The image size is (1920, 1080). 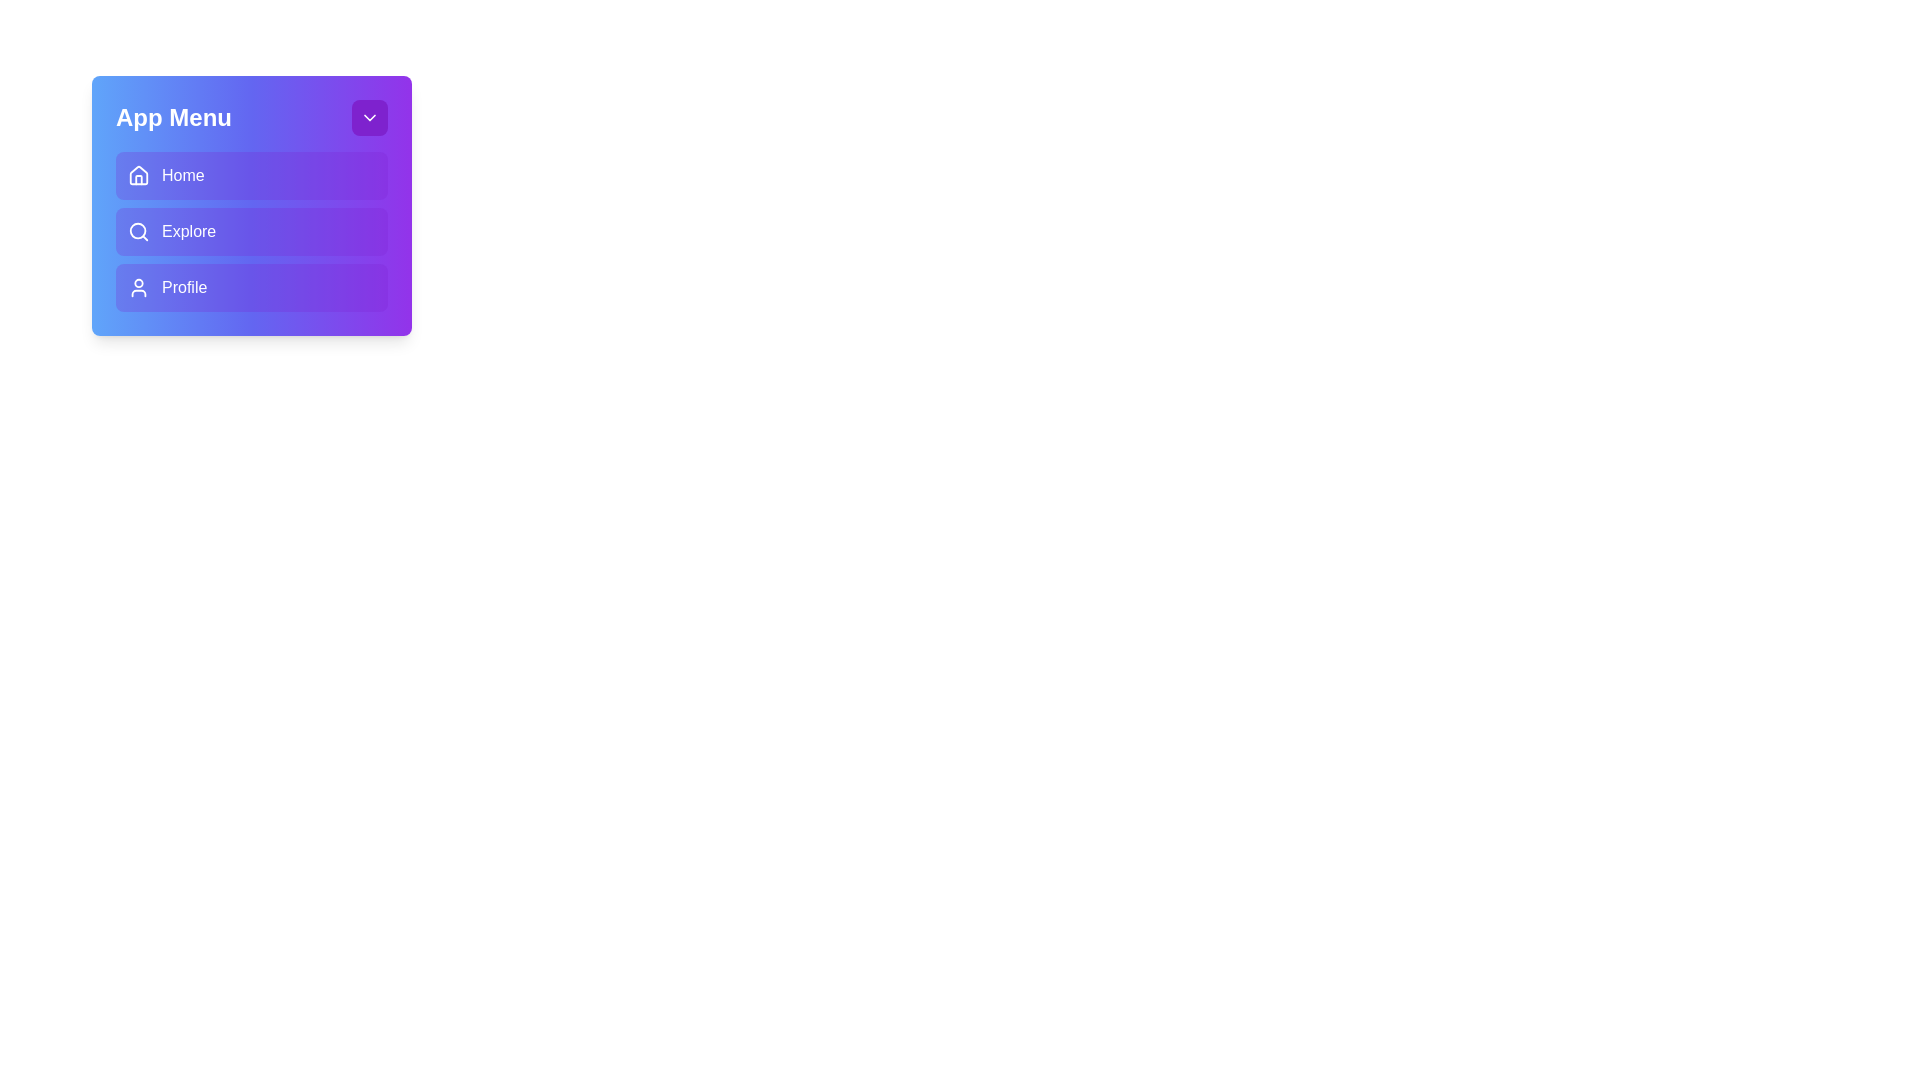 I want to click on the text label of the navigation menu item that directs to the exploration feature, so click(x=189, y=230).